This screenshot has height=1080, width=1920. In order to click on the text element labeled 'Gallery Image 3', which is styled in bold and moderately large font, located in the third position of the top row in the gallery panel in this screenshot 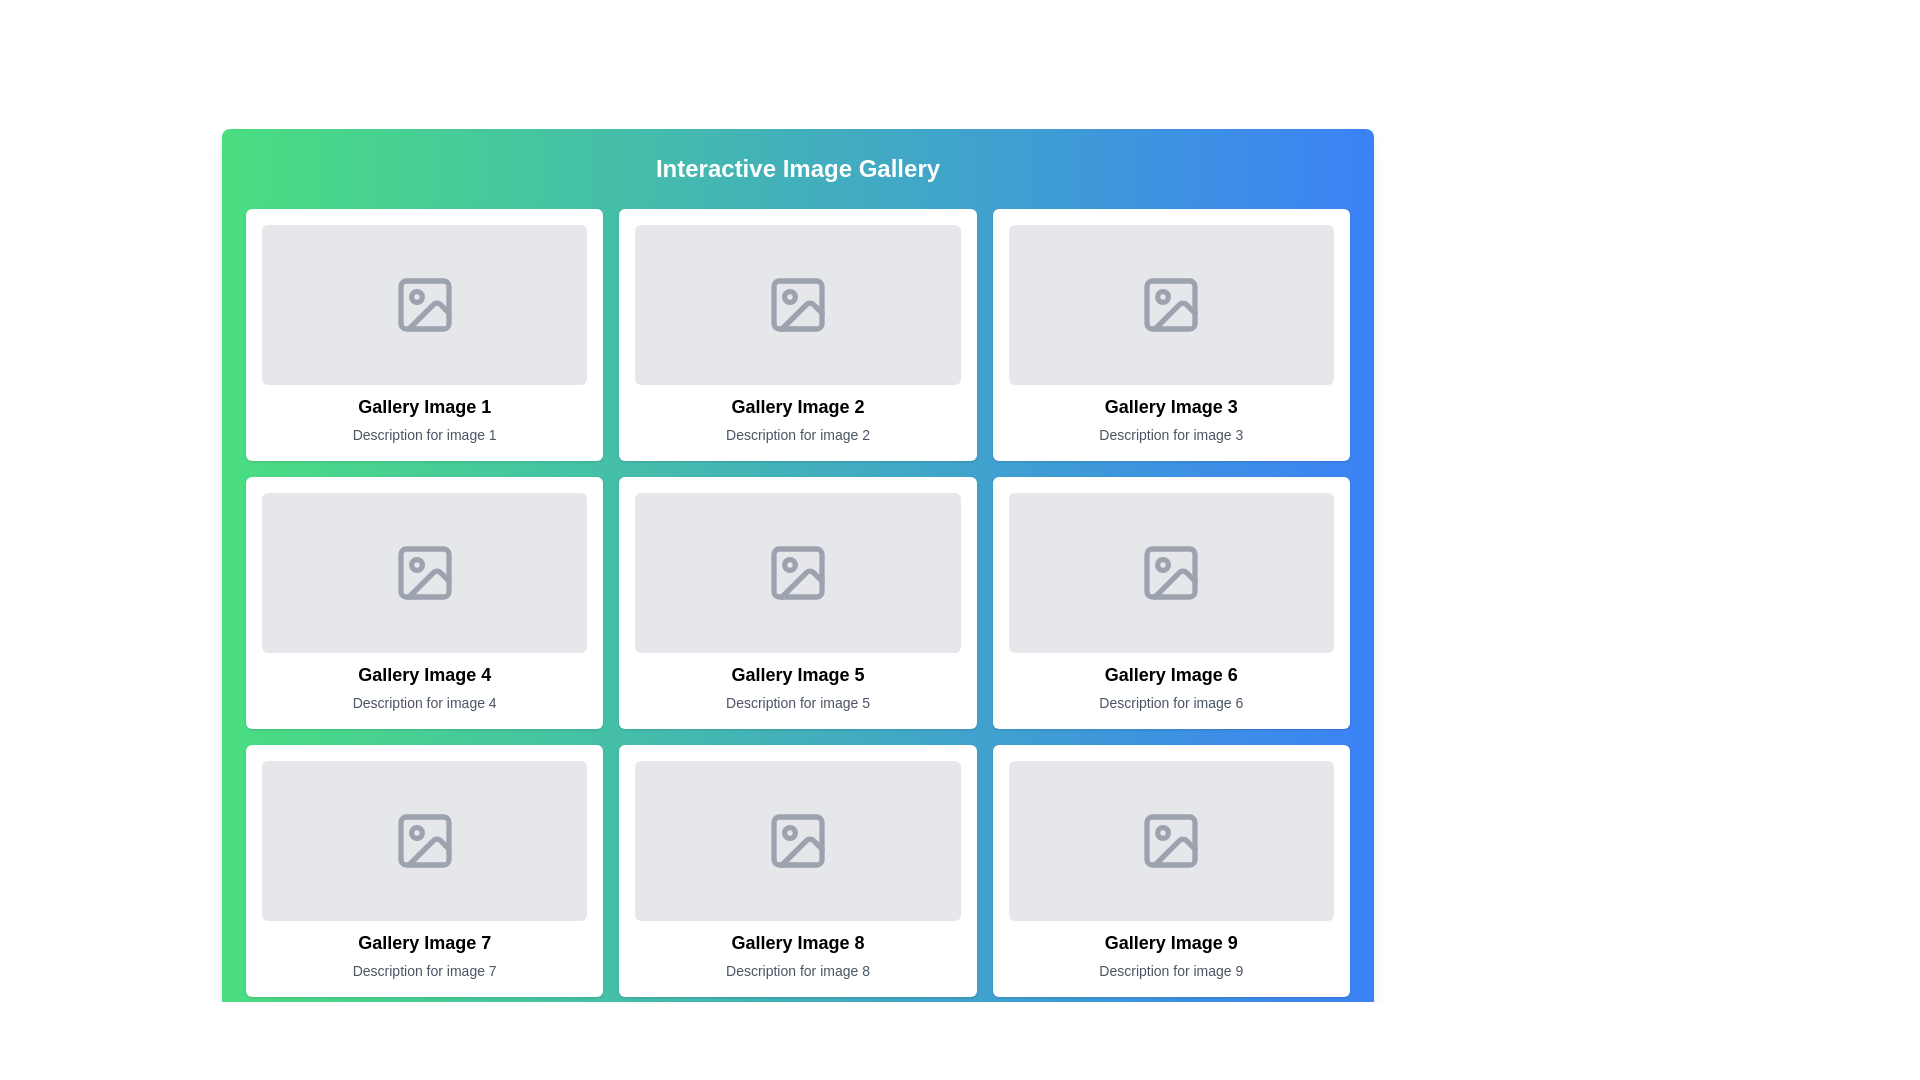, I will do `click(1171, 406)`.